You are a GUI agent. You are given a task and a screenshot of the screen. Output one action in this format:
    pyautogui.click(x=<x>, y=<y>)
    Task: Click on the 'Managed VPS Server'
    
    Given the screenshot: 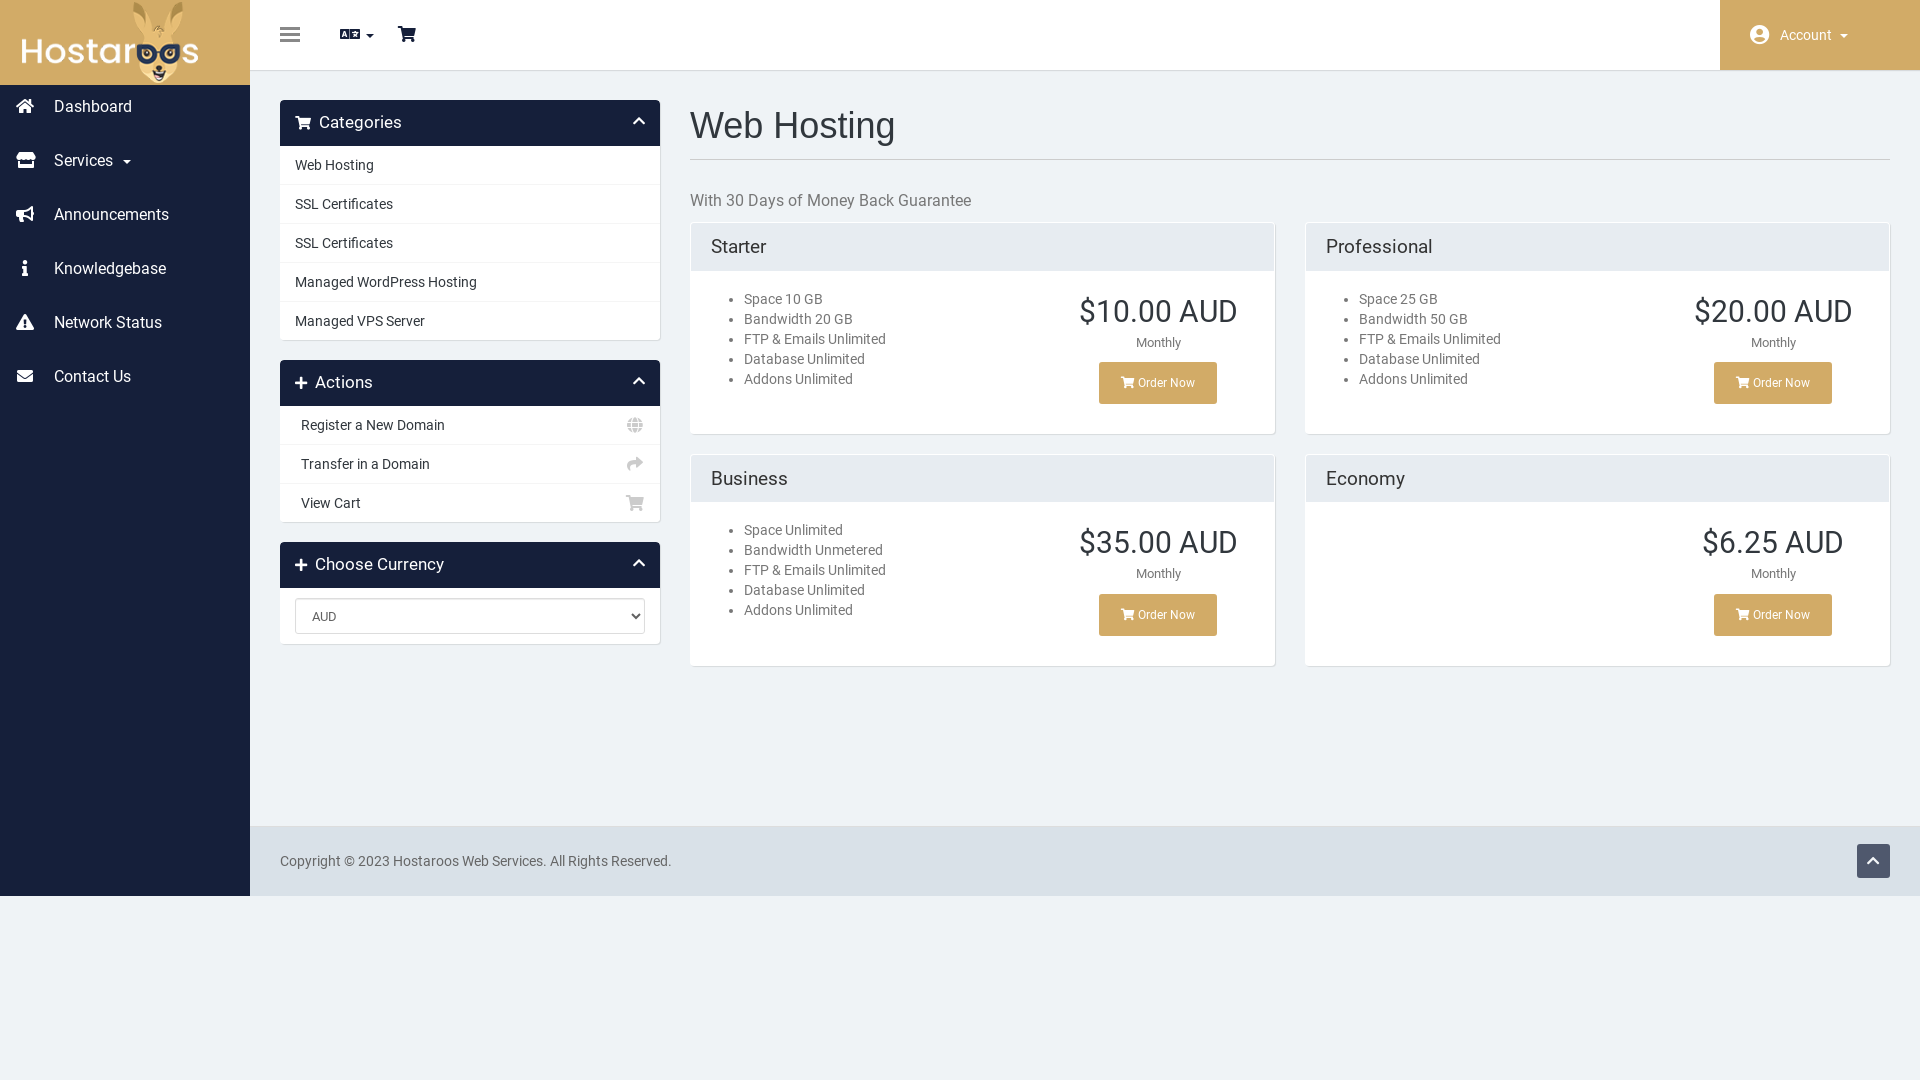 What is the action you would take?
    pyautogui.click(x=469, y=319)
    